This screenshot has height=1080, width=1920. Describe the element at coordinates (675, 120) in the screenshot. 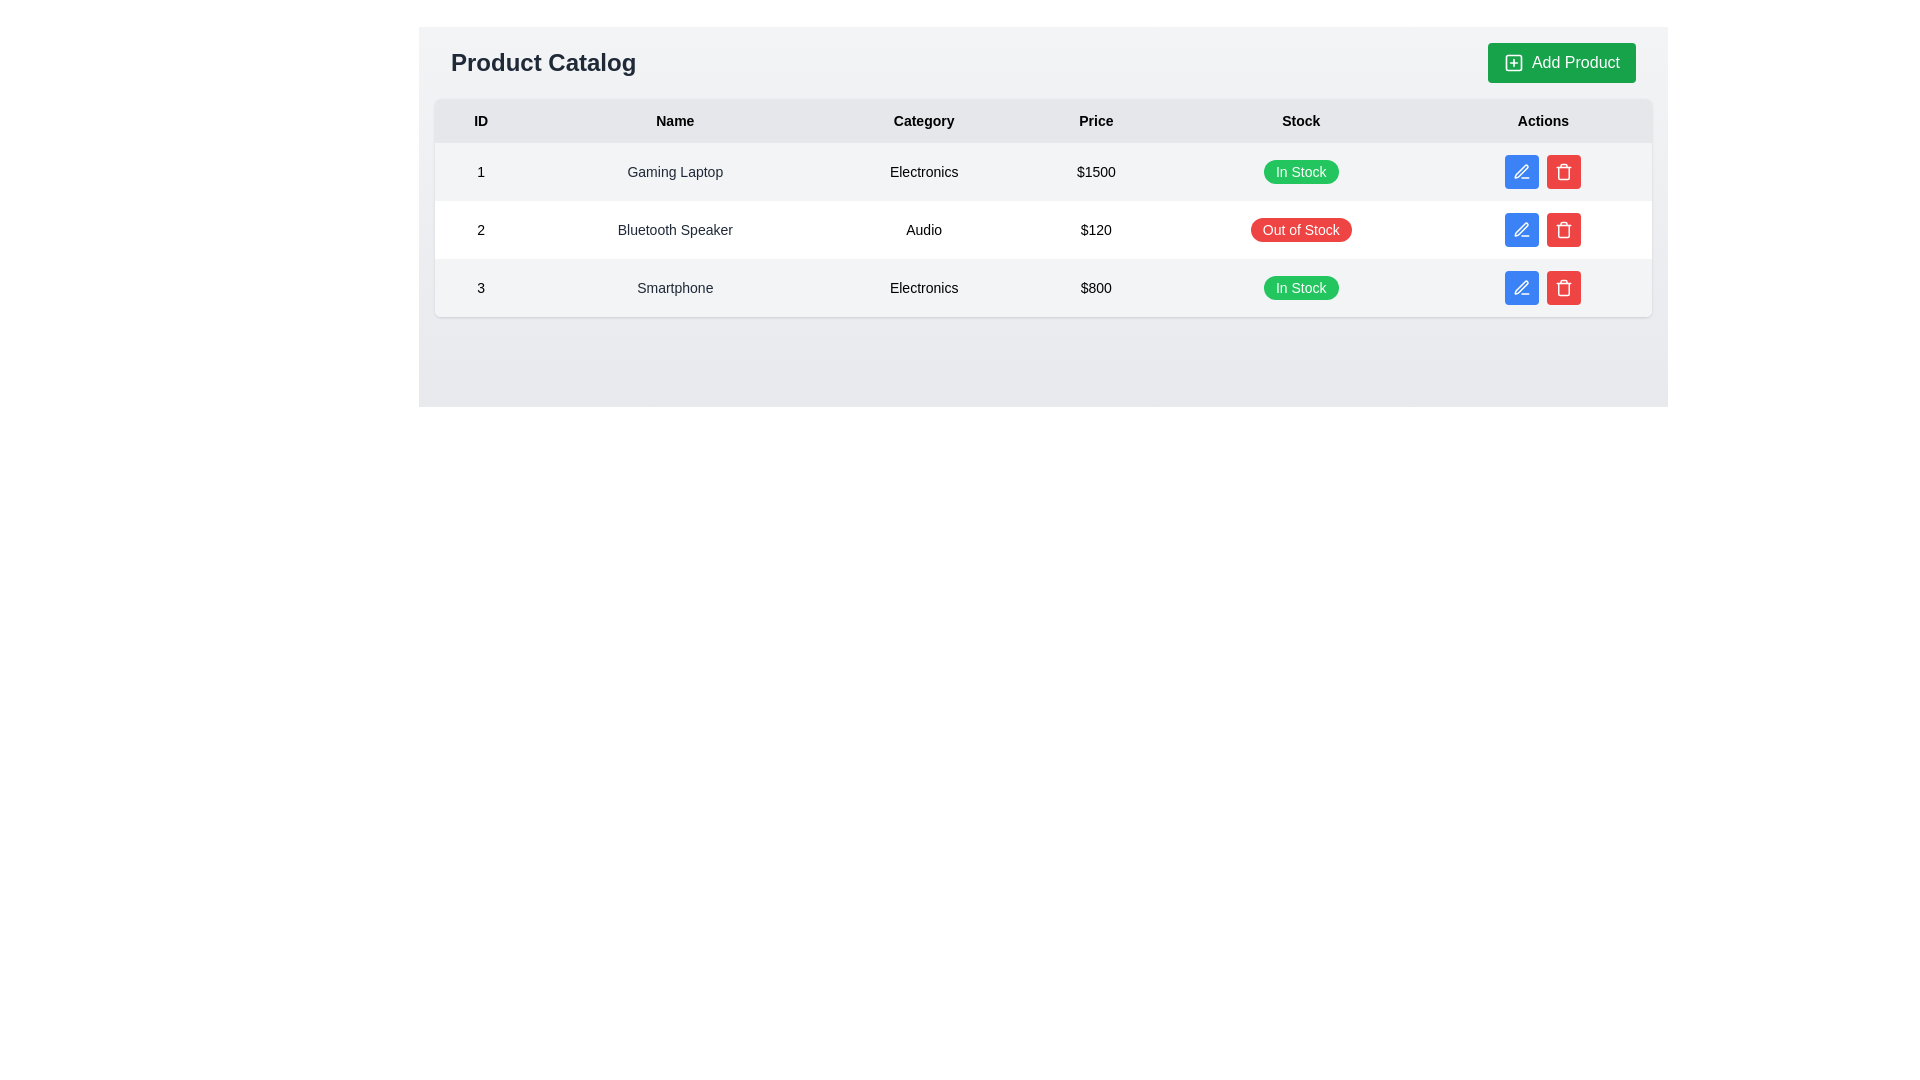

I see `the 'Name' header label in the table, which is the second header from the left, located between the 'ID' and 'Category' headers` at that location.